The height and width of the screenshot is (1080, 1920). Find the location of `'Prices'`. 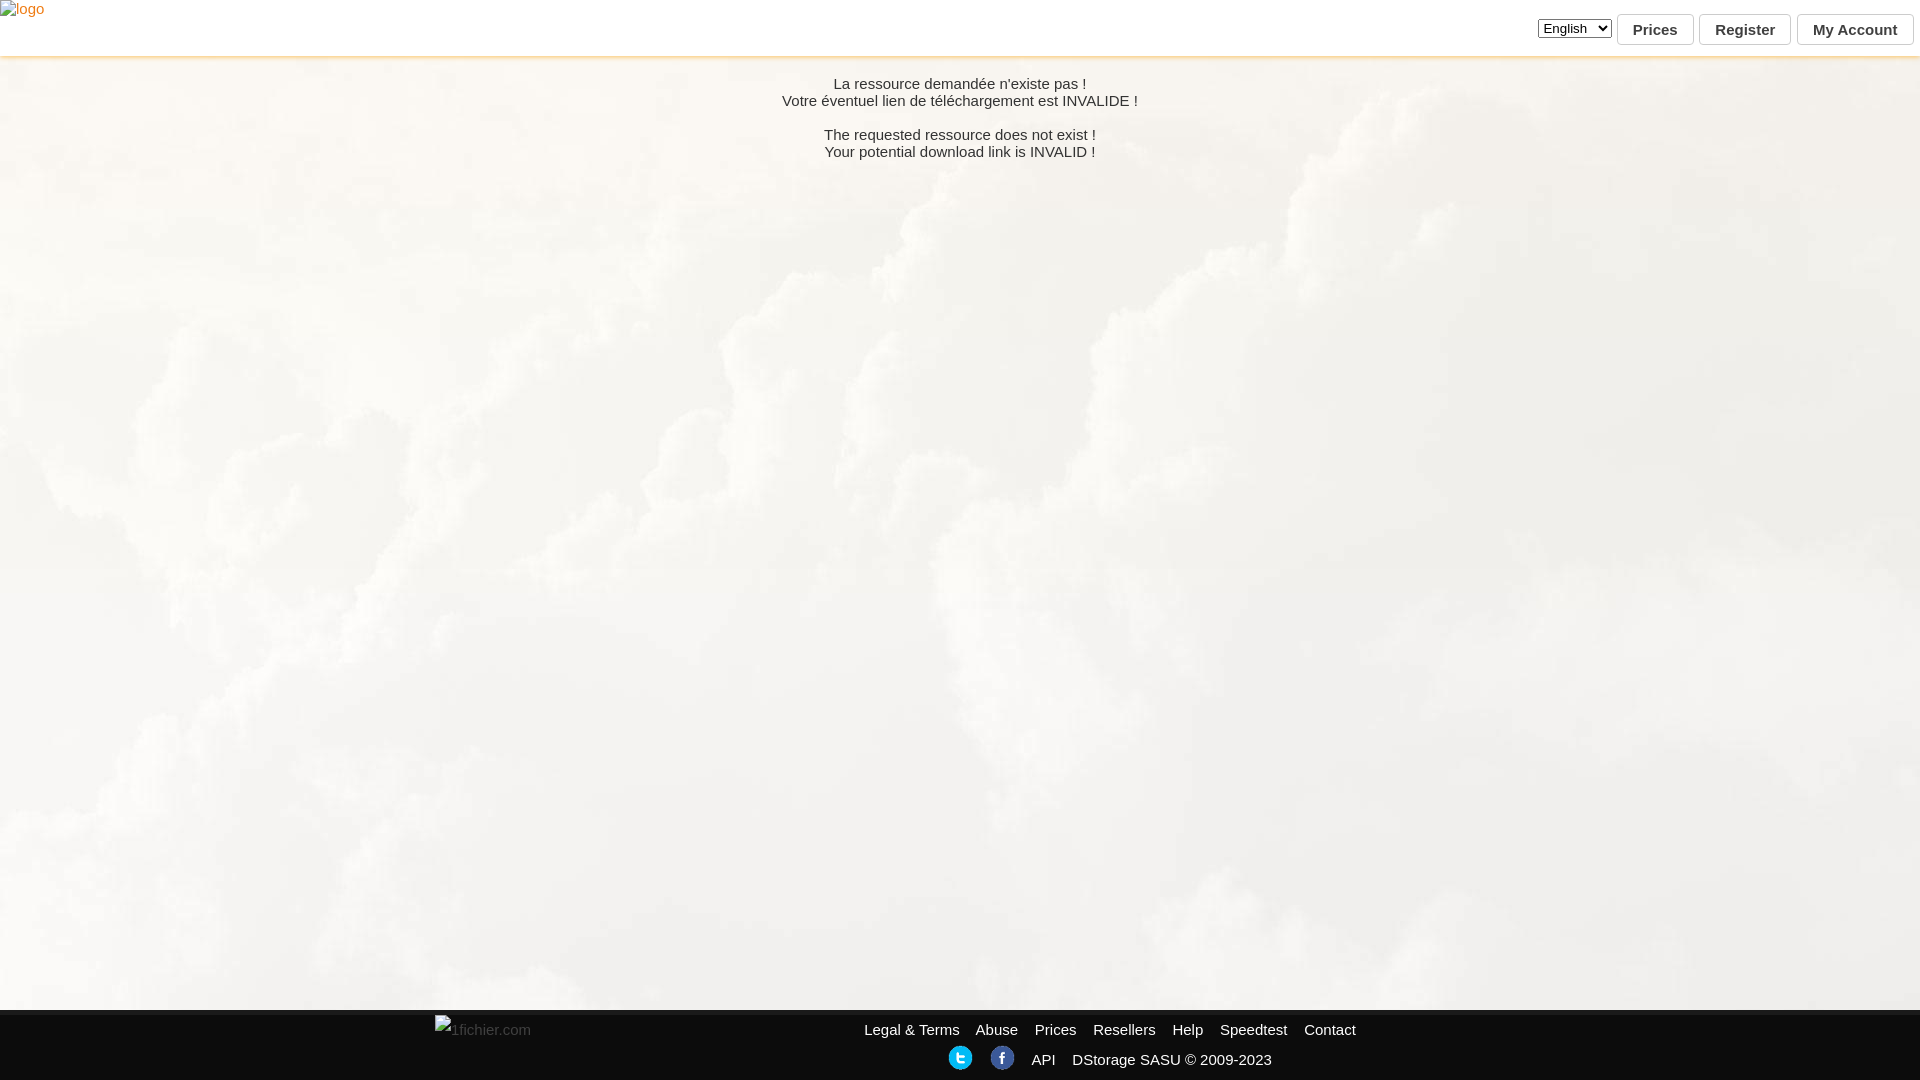

'Prices' is located at coordinates (1655, 29).